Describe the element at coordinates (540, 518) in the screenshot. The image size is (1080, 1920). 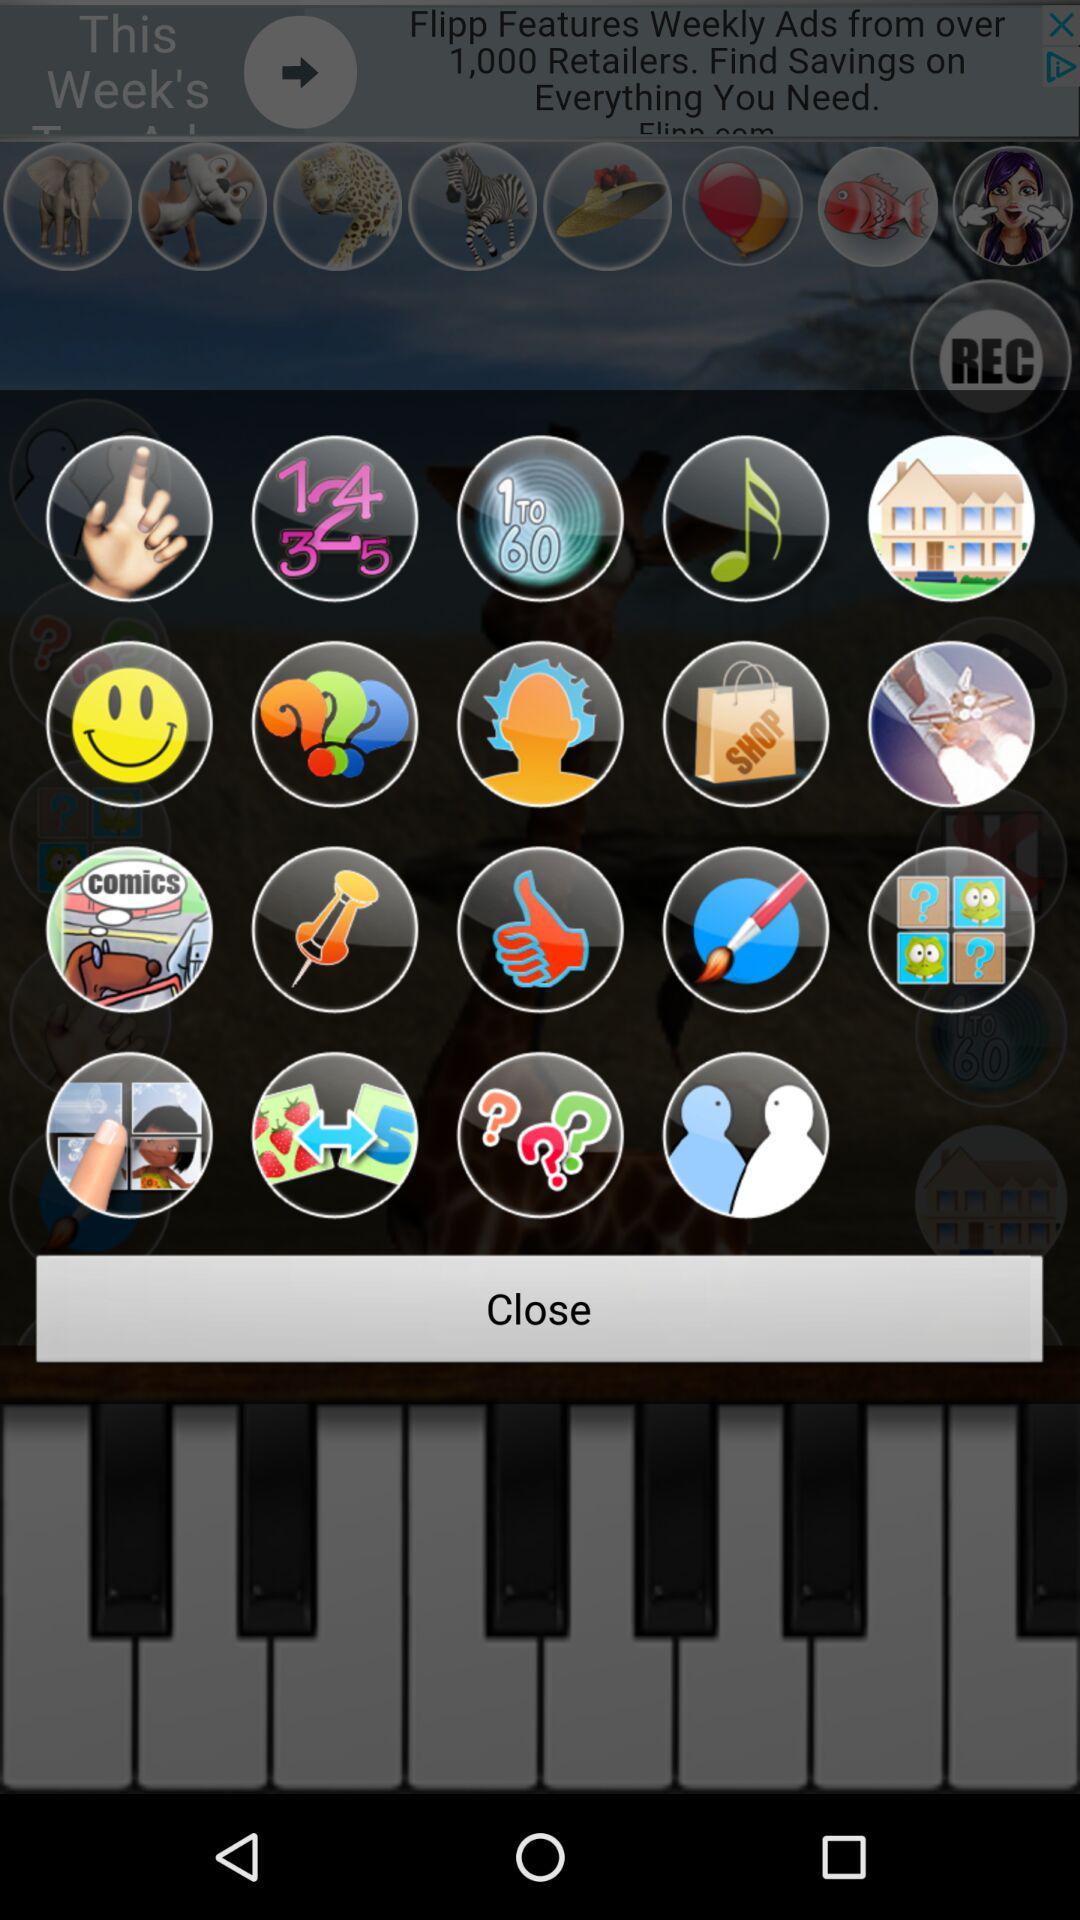
I see `item at the top` at that location.